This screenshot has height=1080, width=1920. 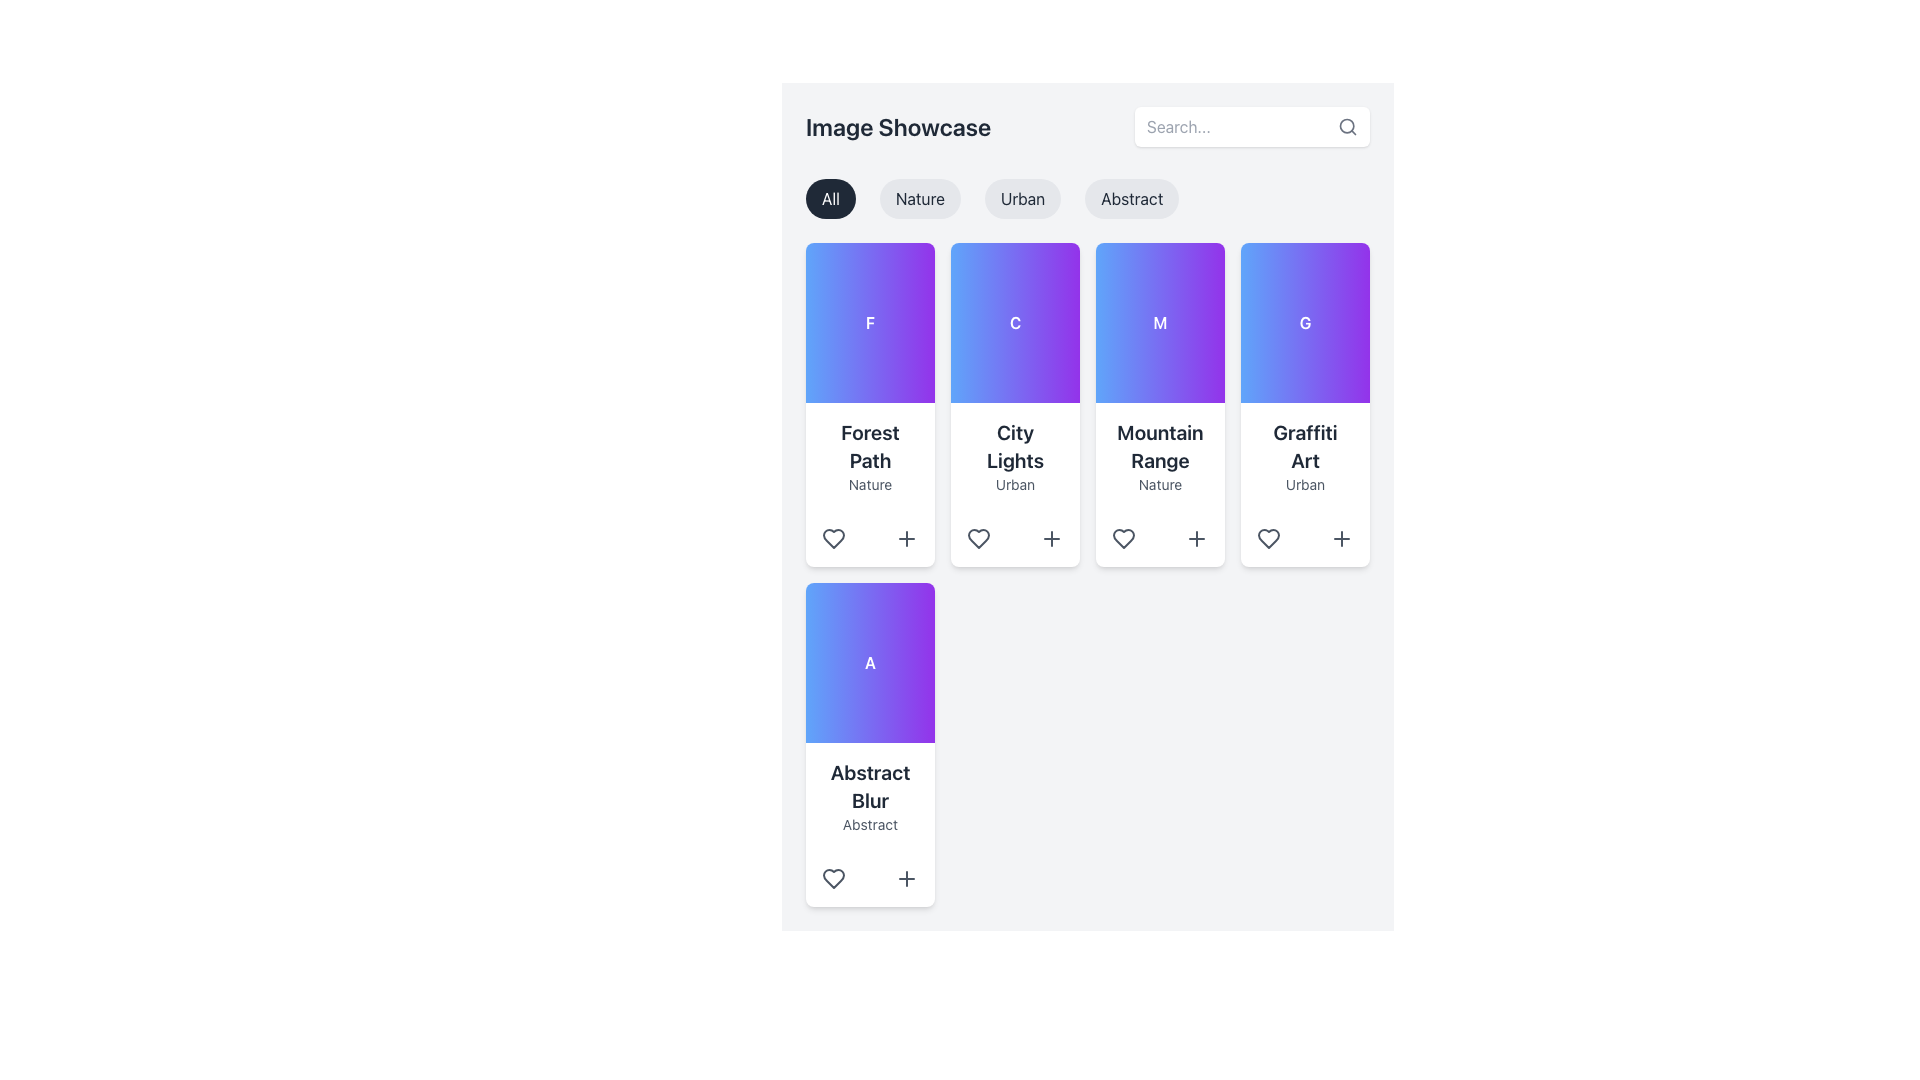 I want to click on text content from the descriptive label for the card titled 'City Lights' in the second column of the grid layout, located below the header 'C', so click(x=1015, y=456).